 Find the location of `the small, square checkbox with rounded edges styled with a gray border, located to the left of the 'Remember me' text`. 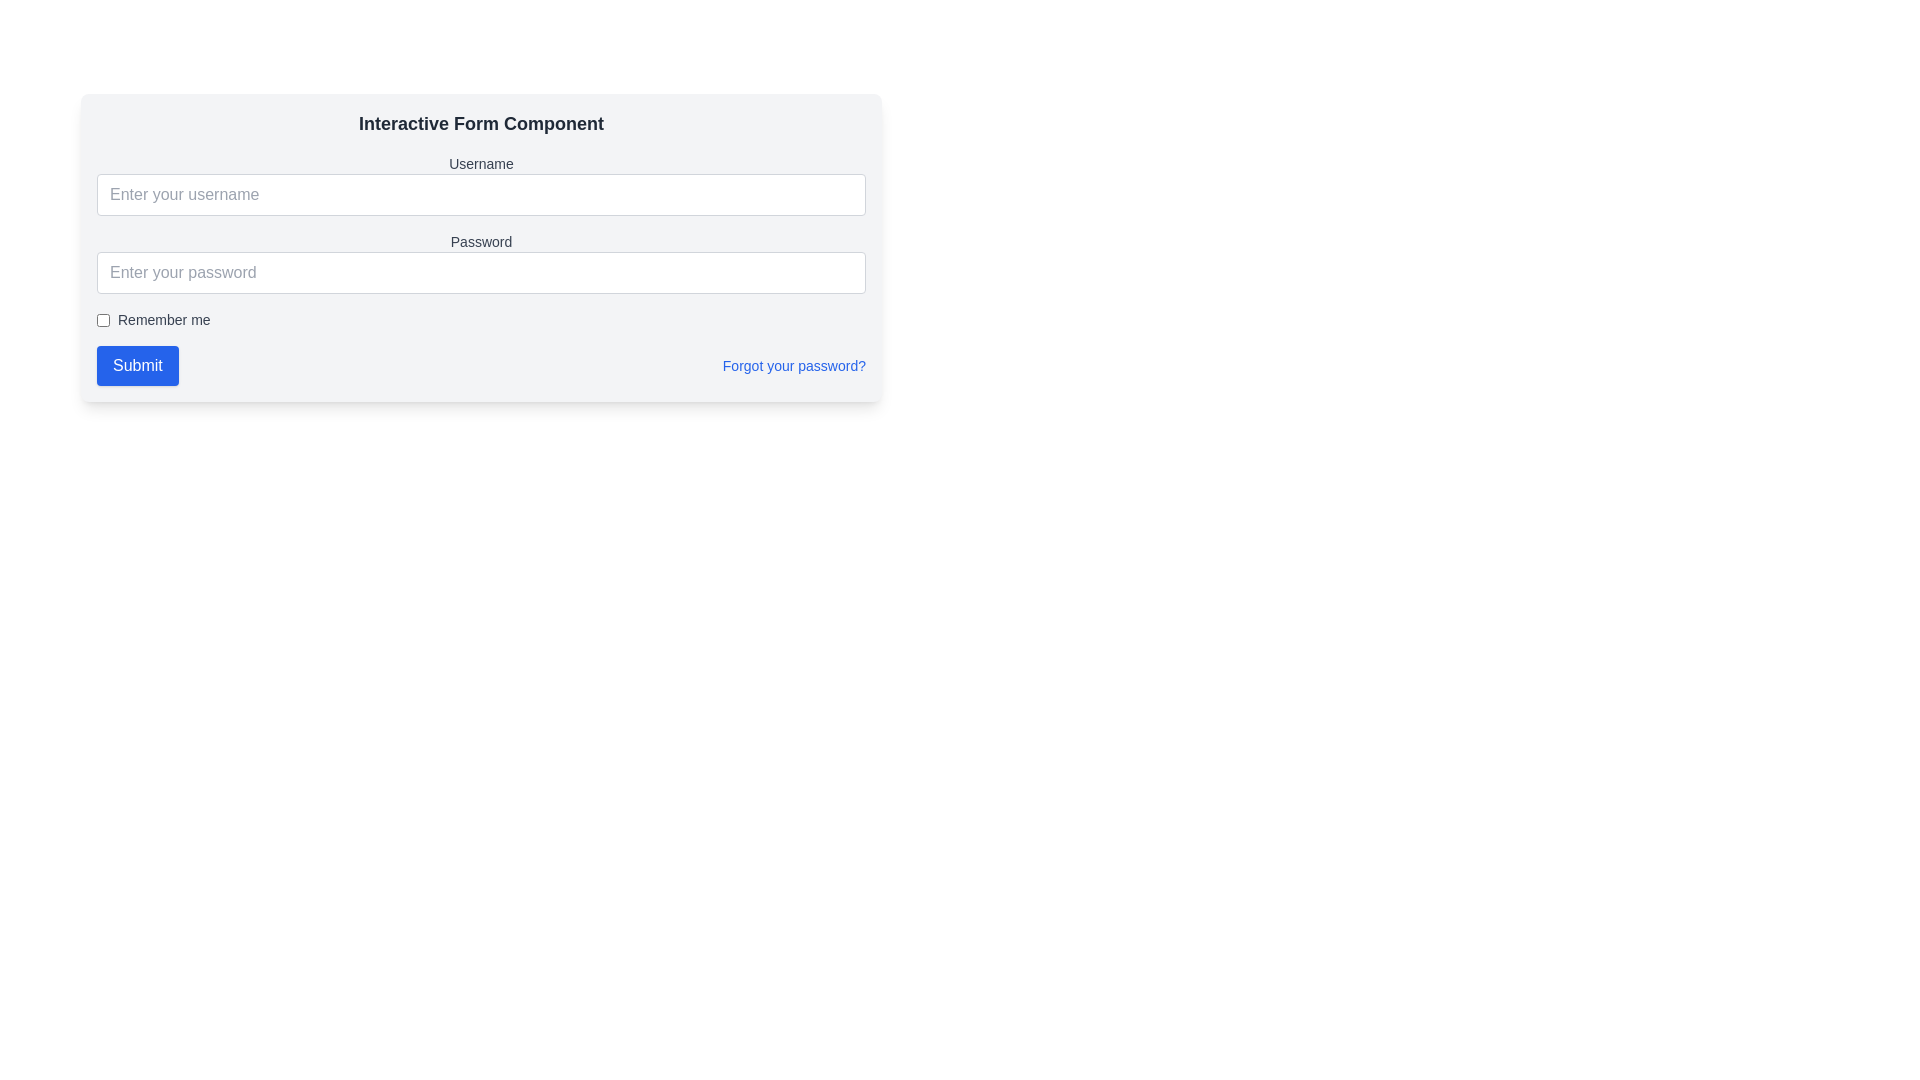

the small, square checkbox with rounded edges styled with a gray border, located to the left of the 'Remember me' text is located at coordinates (102, 319).